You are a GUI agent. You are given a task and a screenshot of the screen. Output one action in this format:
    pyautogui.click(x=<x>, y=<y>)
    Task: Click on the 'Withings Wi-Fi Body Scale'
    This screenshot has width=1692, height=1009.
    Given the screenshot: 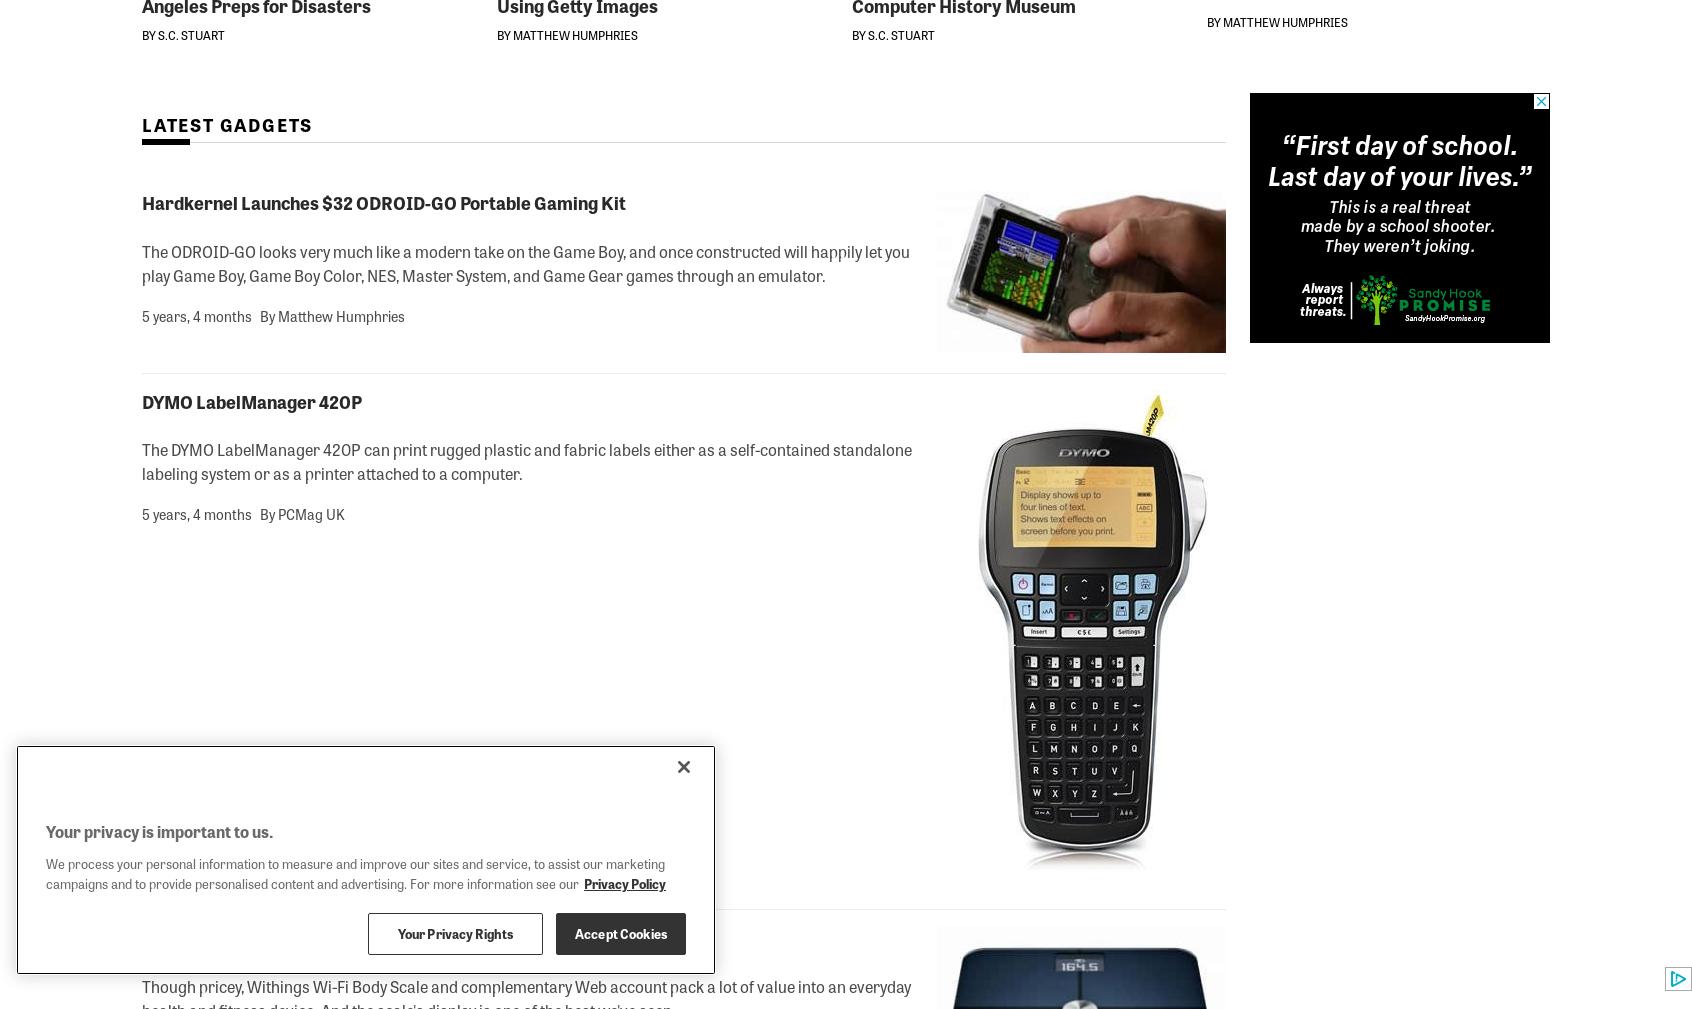 What is the action you would take?
    pyautogui.click(x=249, y=936)
    